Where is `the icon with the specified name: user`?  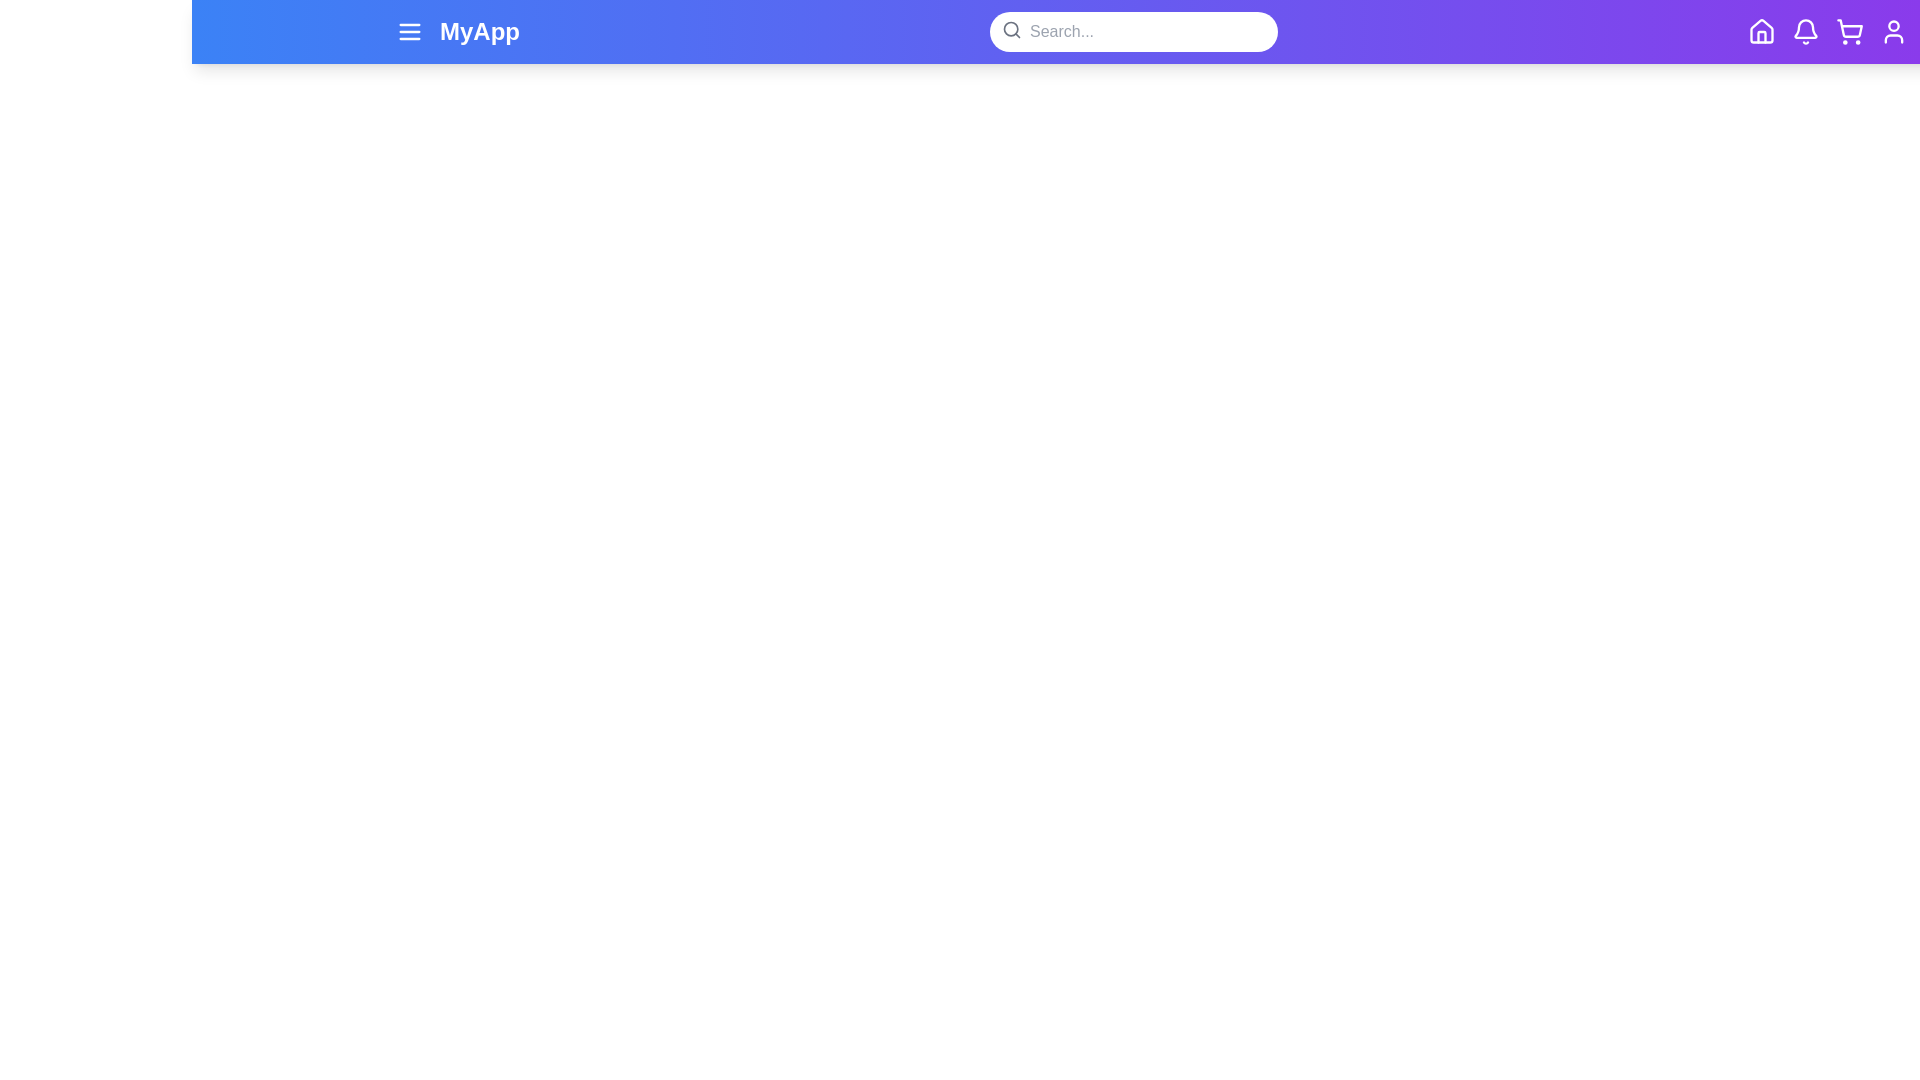 the icon with the specified name: user is located at coordinates (1893, 31).